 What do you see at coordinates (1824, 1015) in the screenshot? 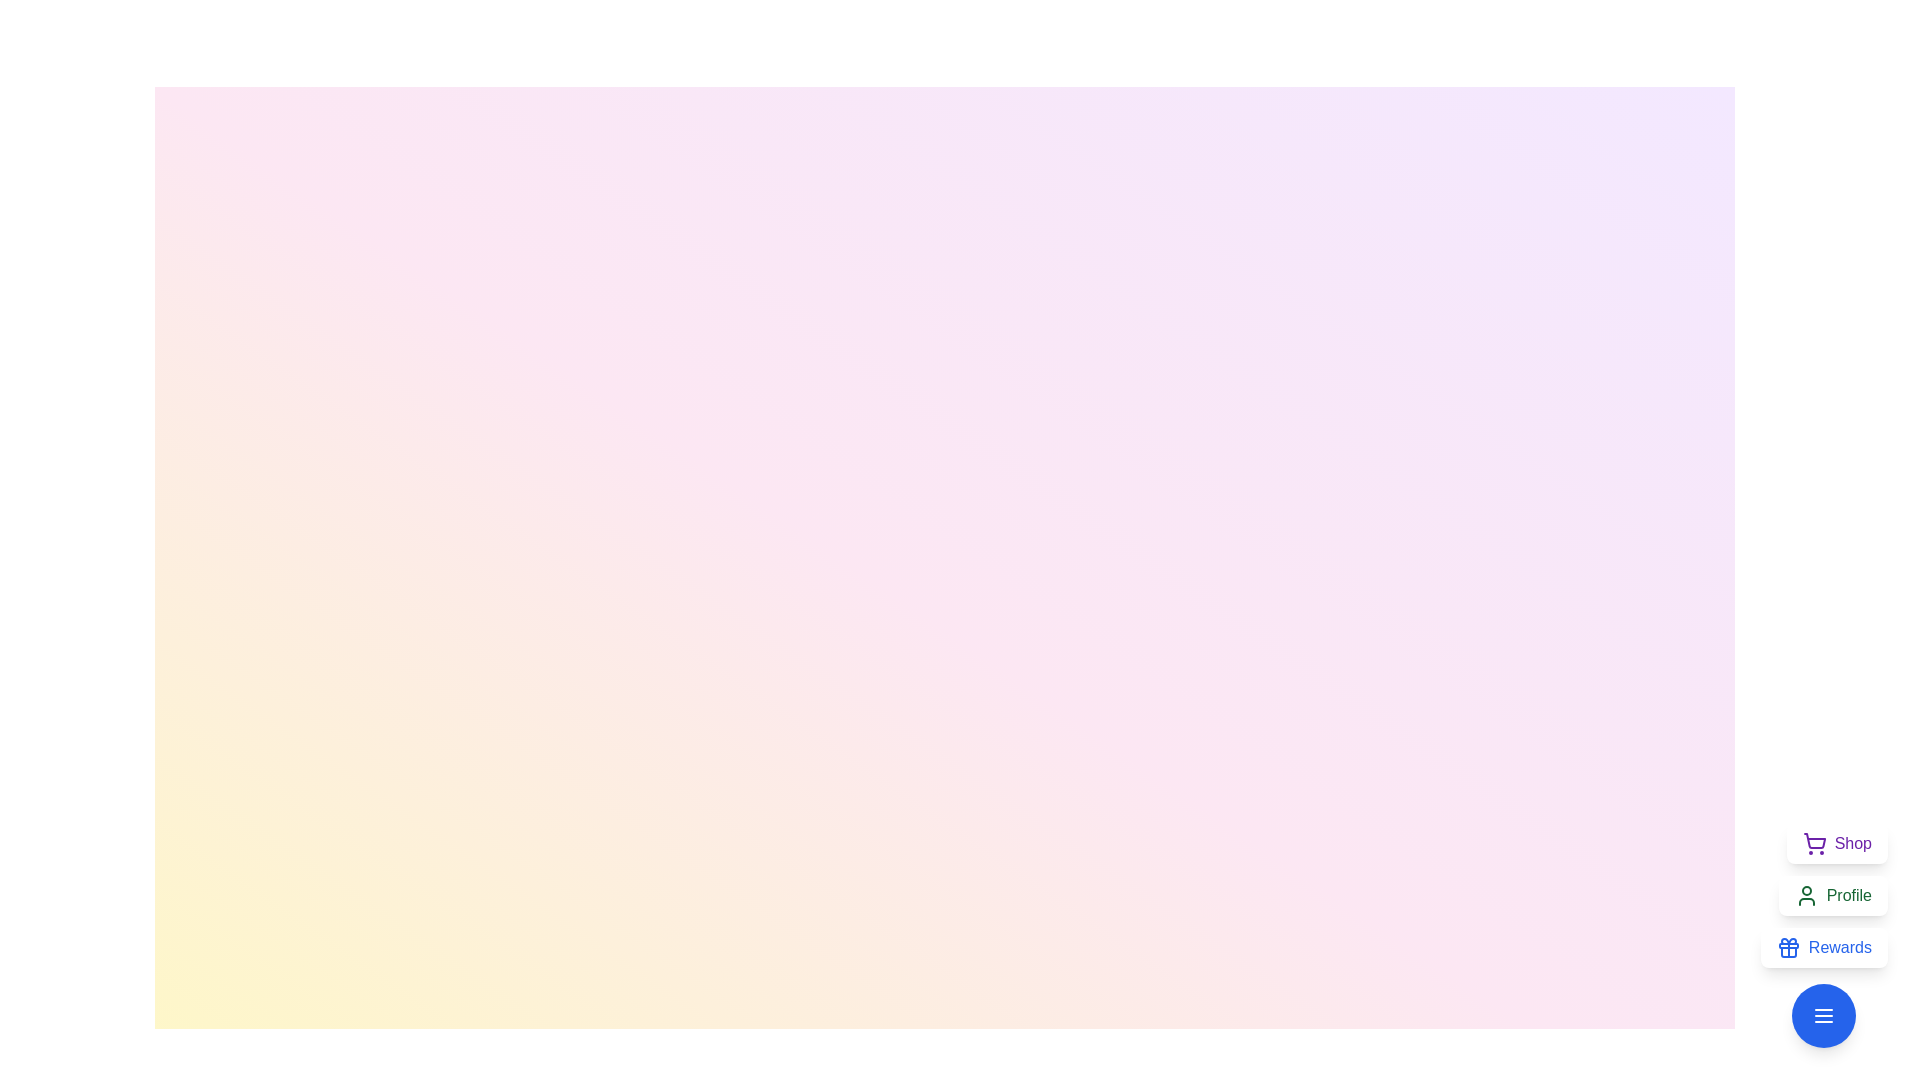
I see `the menu button located in the bottom-right corner of the interface` at bounding box center [1824, 1015].